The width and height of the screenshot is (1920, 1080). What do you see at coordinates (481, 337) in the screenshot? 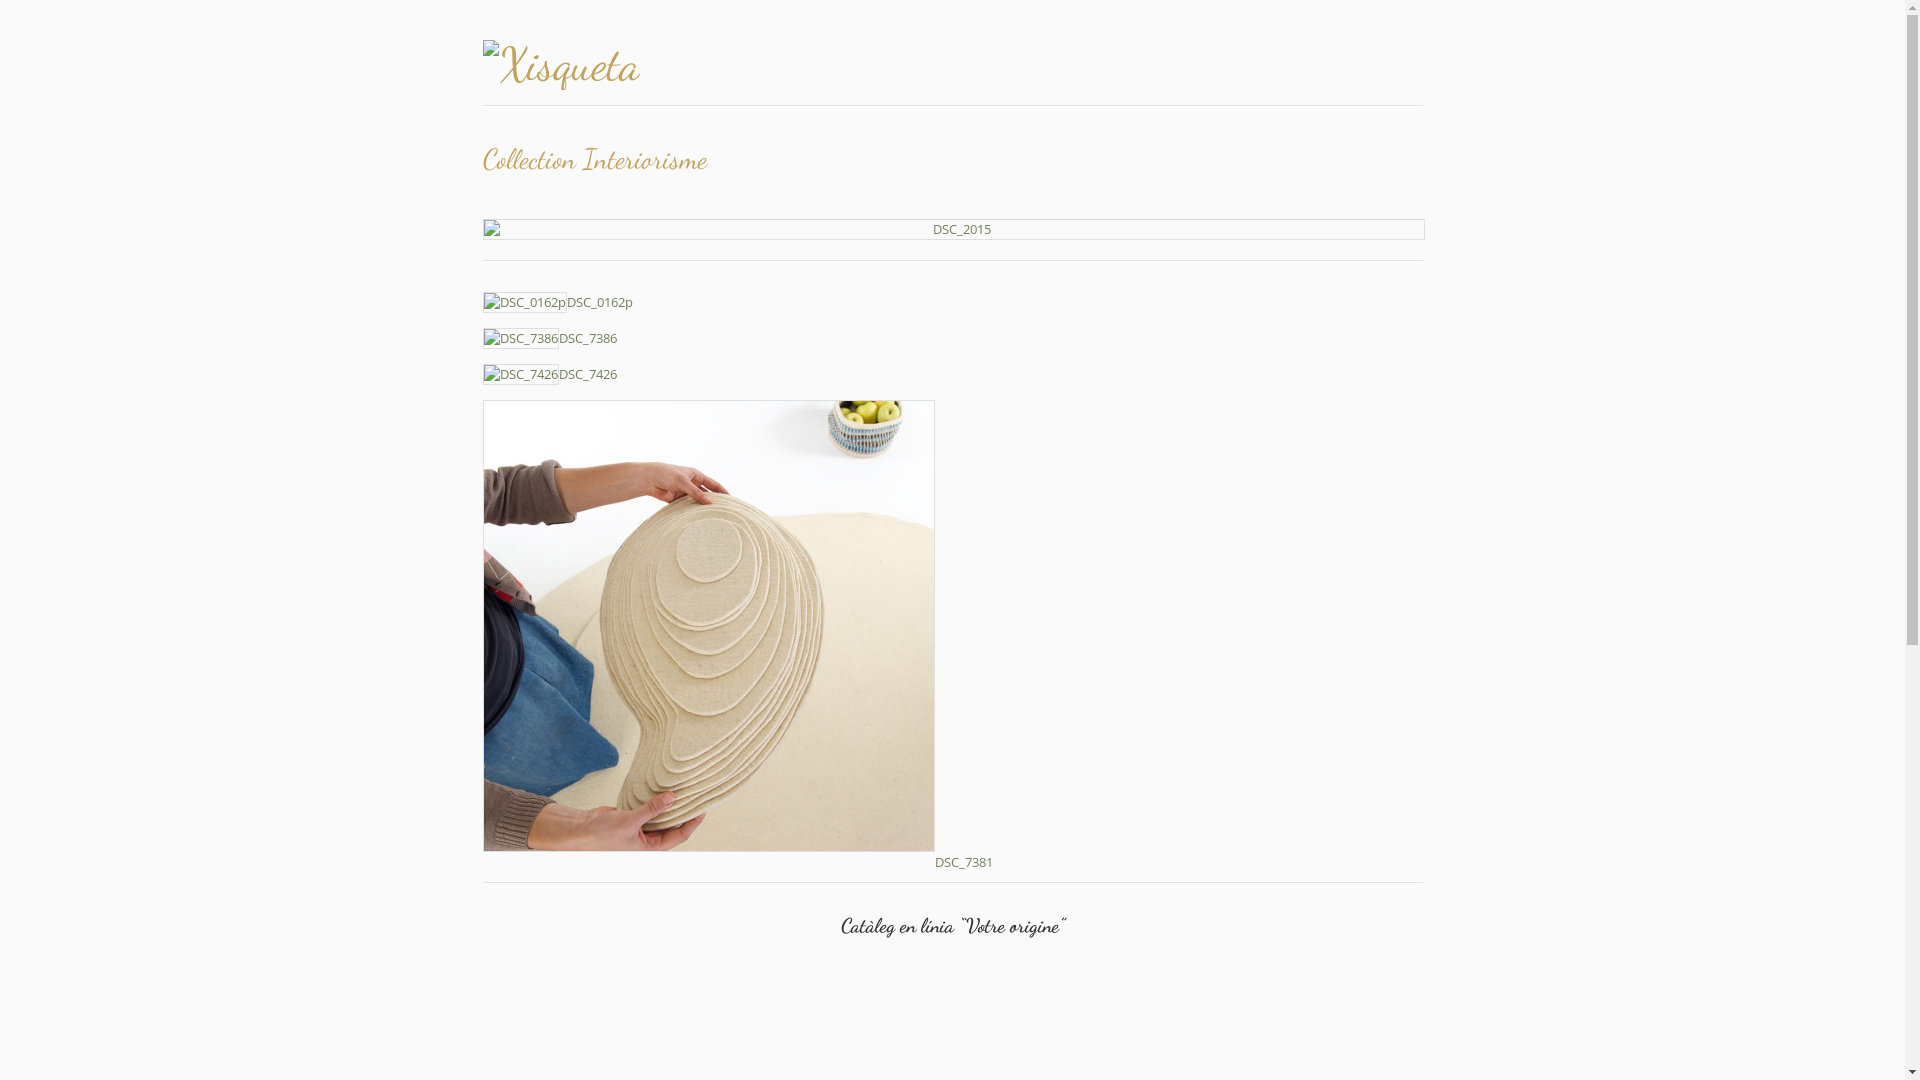
I see `'DSC_7386'` at bounding box center [481, 337].